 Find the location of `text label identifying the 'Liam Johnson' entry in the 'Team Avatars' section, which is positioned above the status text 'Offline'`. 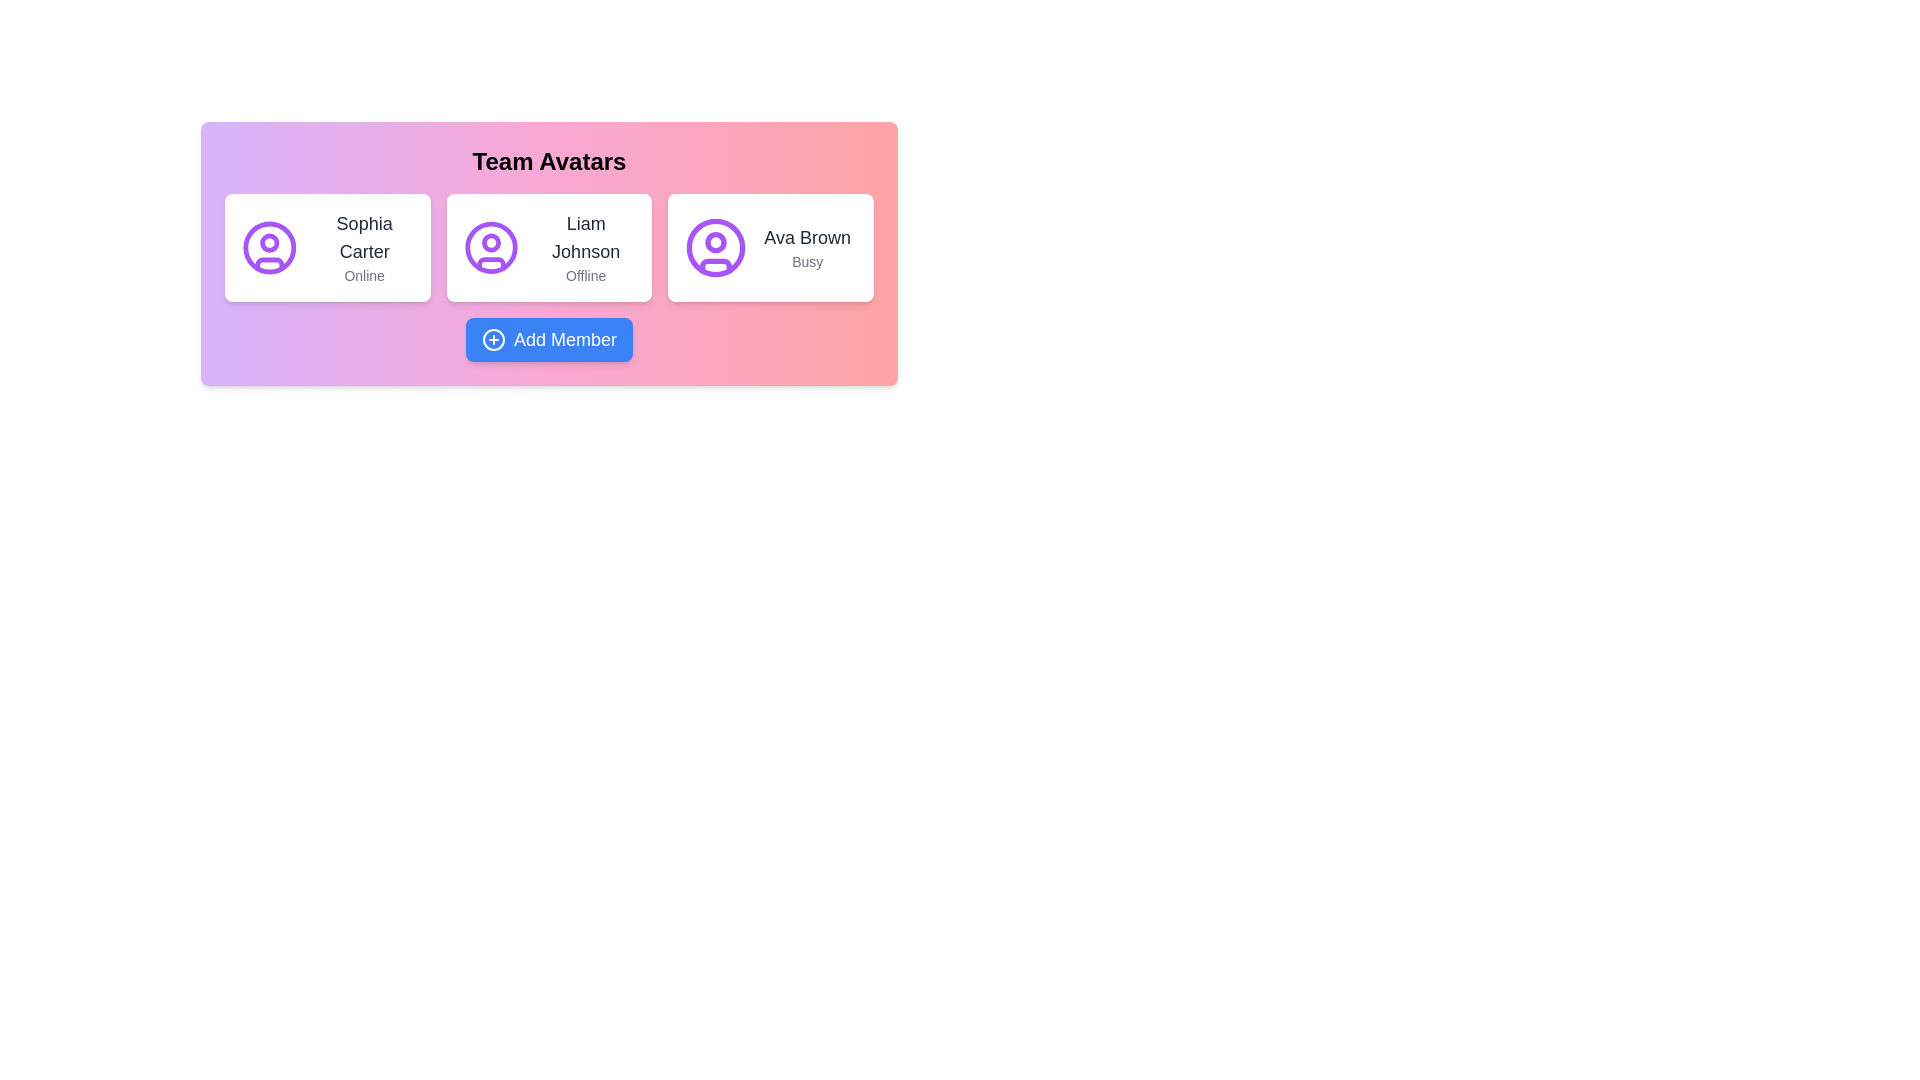

text label identifying the 'Liam Johnson' entry in the 'Team Avatars' section, which is positioned above the status text 'Offline' is located at coordinates (585, 237).